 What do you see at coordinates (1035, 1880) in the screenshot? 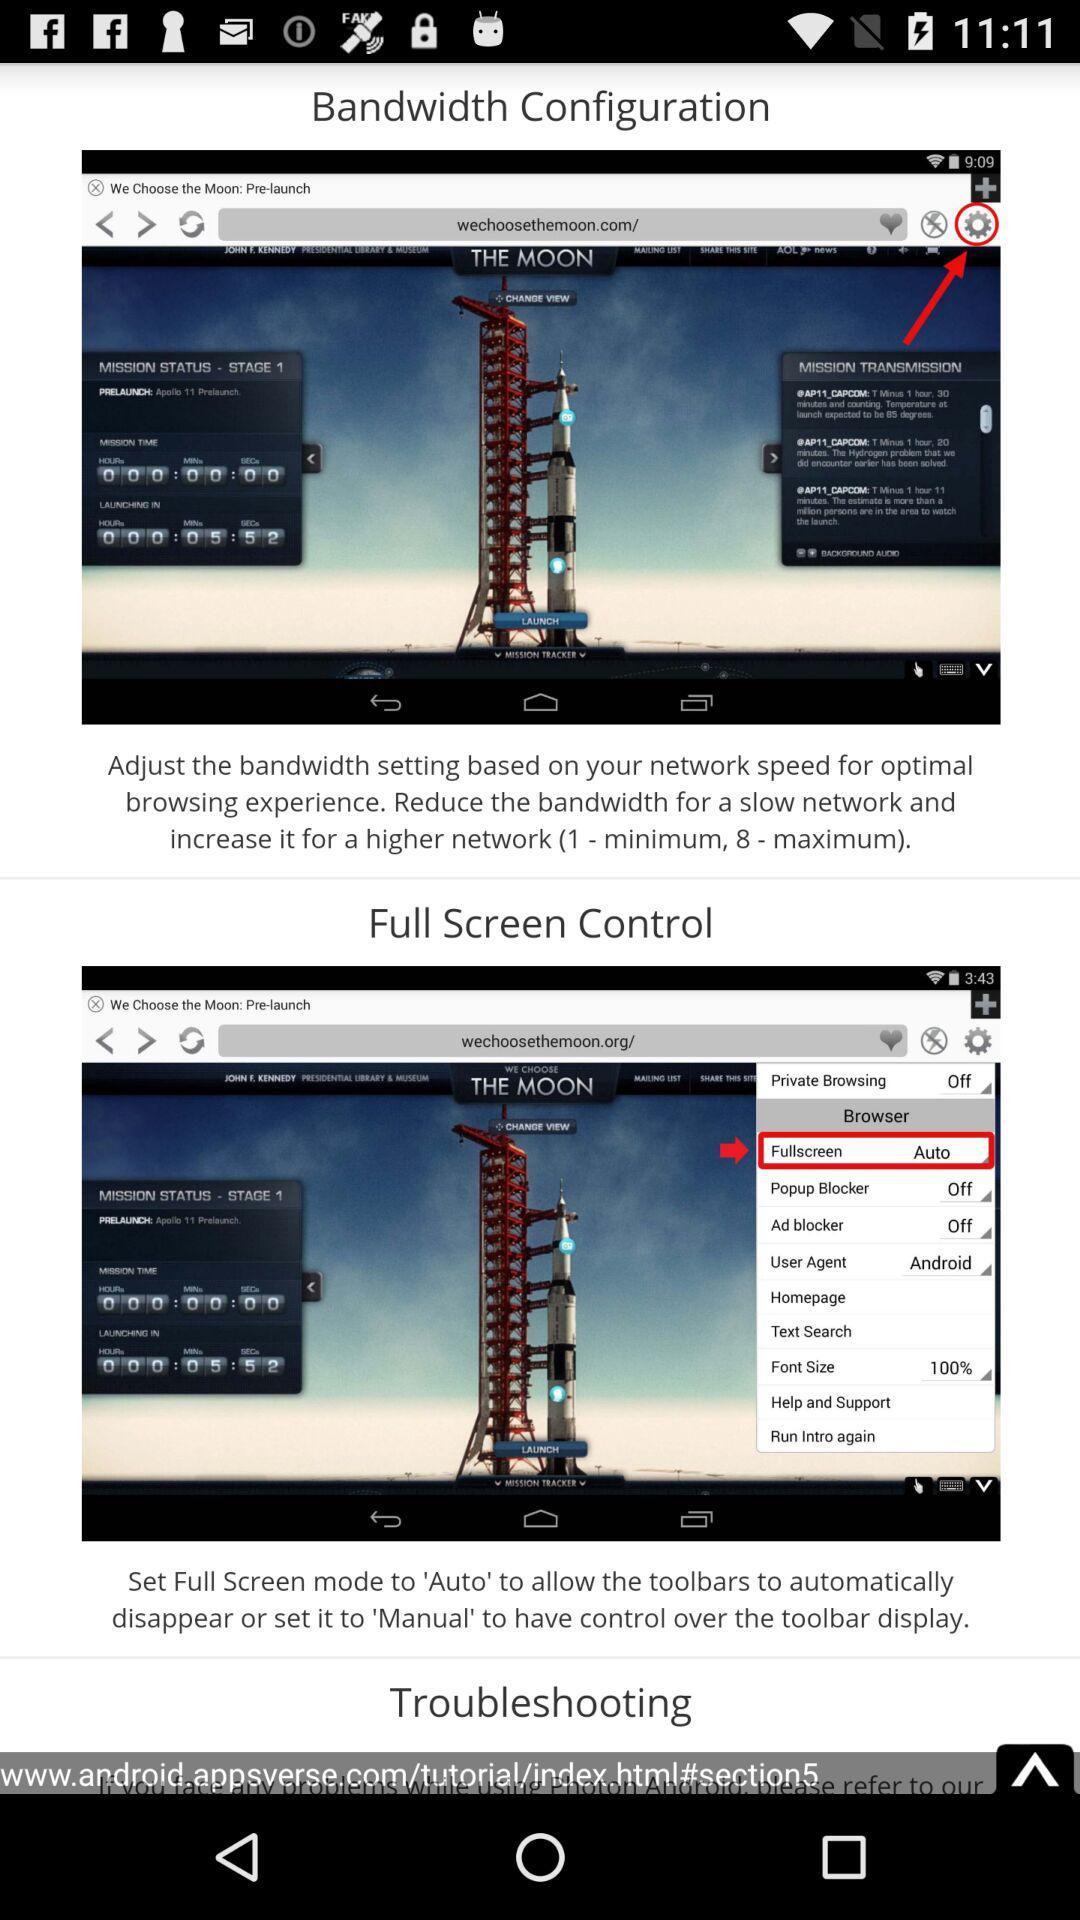
I see `the expand_less icon` at bounding box center [1035, 1880].